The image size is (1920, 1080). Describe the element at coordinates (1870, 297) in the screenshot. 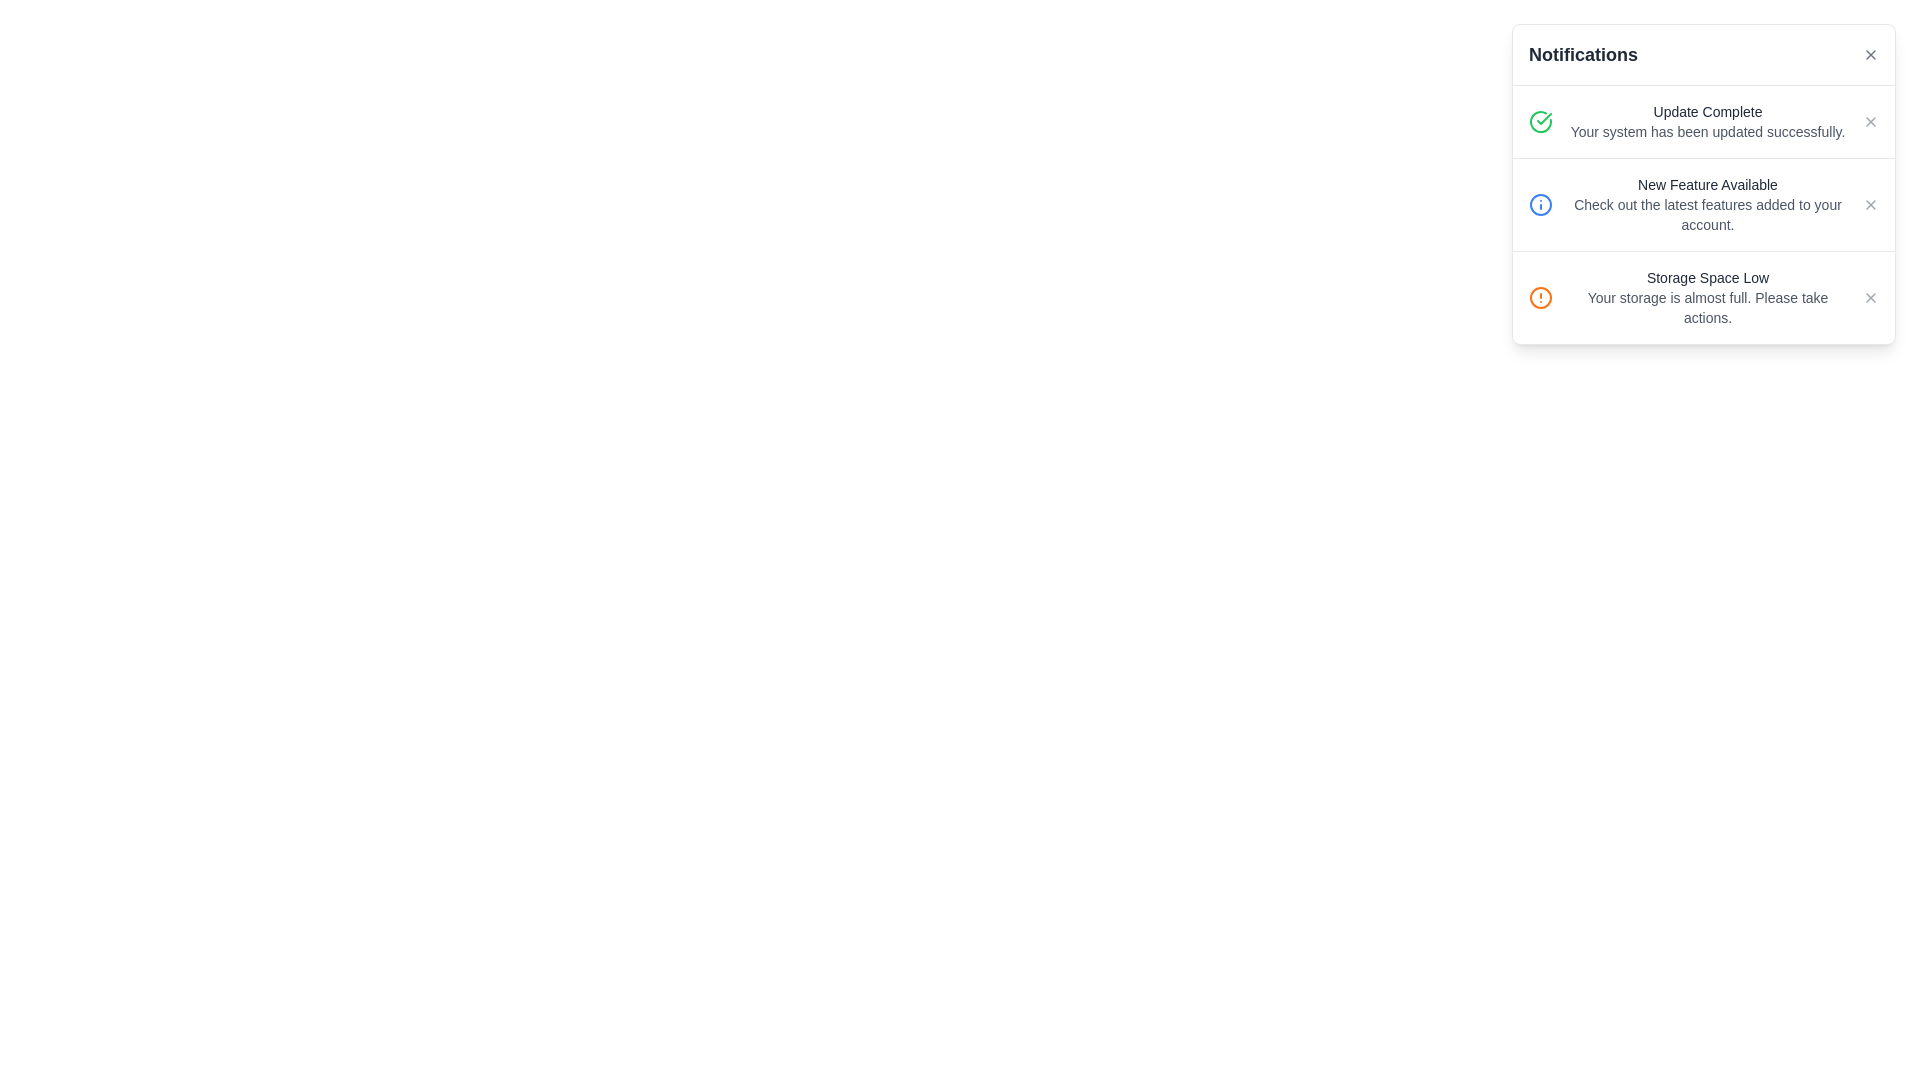

I see `the dismiss button of the 'Storage Space Low' notification to change its color` at that location.